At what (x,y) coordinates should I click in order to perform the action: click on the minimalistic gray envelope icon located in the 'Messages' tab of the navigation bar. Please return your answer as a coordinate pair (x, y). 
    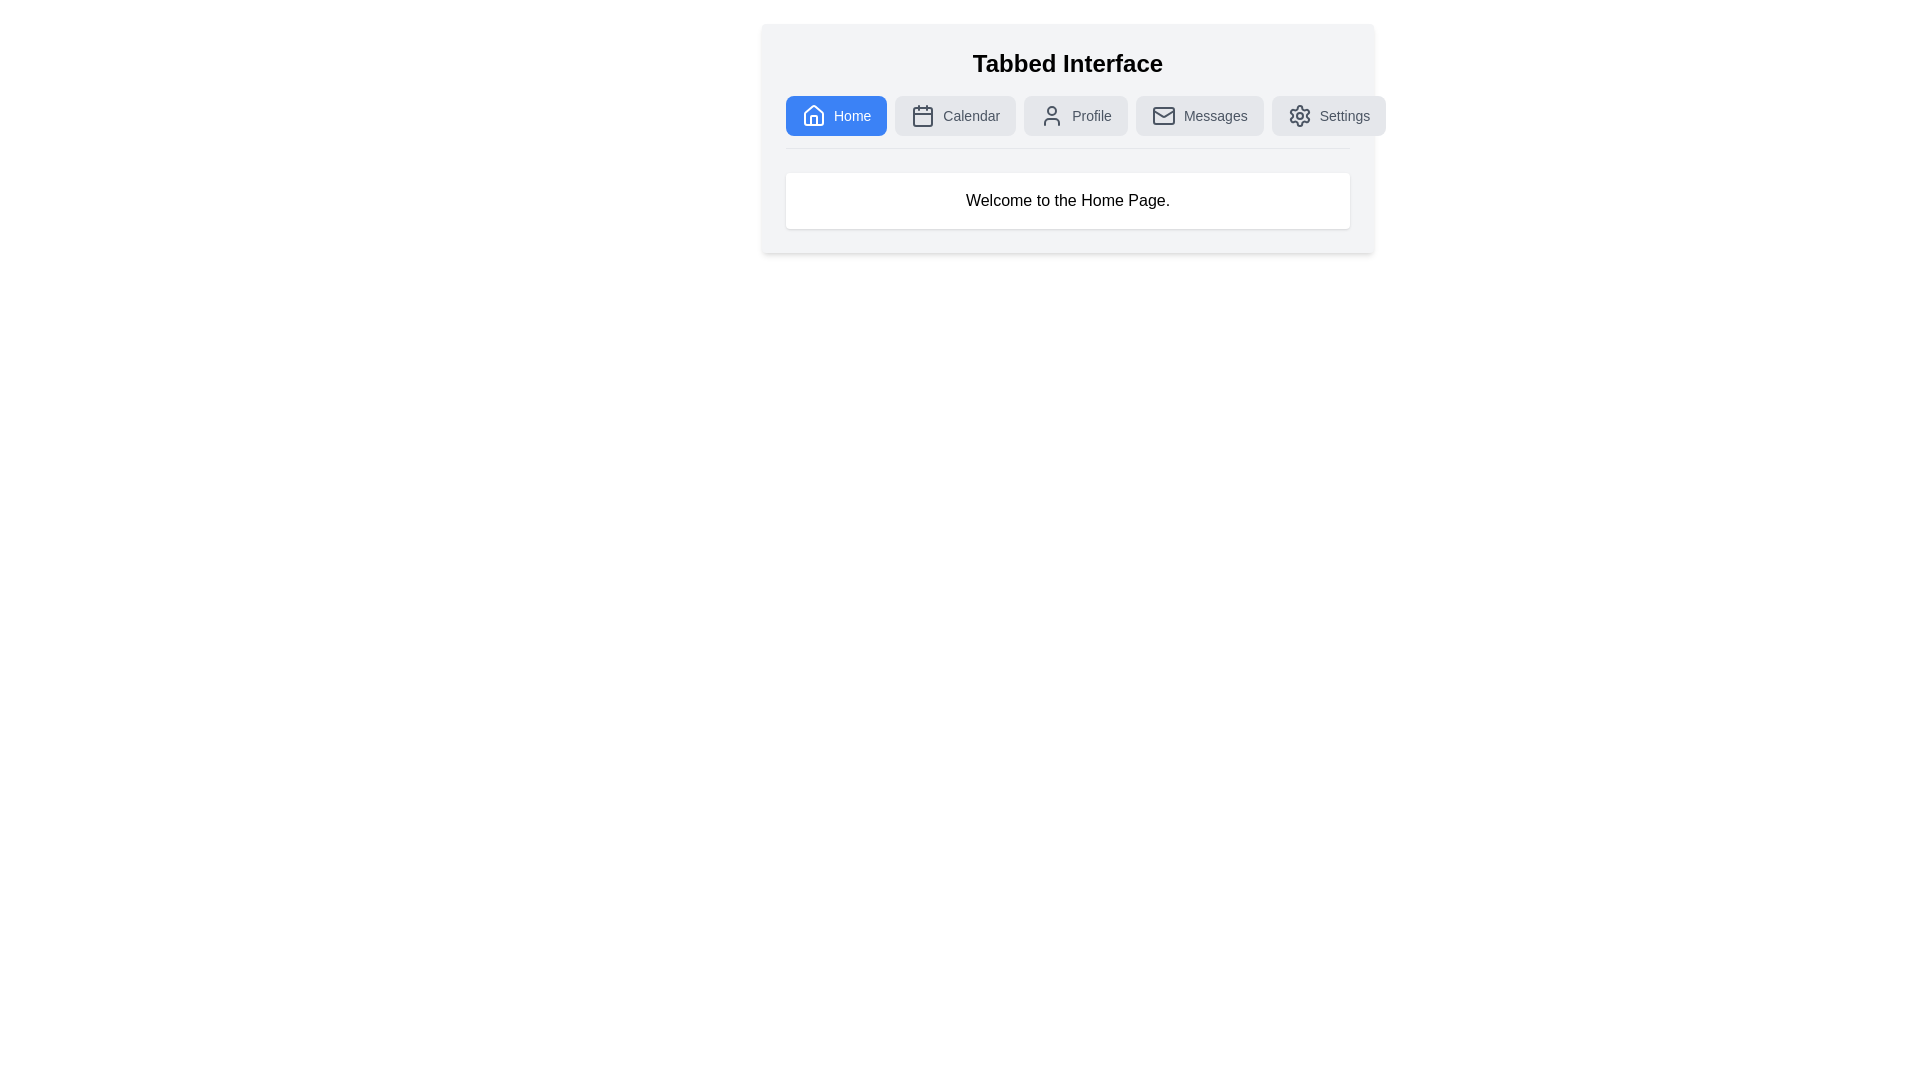
    Looking at the image, I should click on (1163, 115).